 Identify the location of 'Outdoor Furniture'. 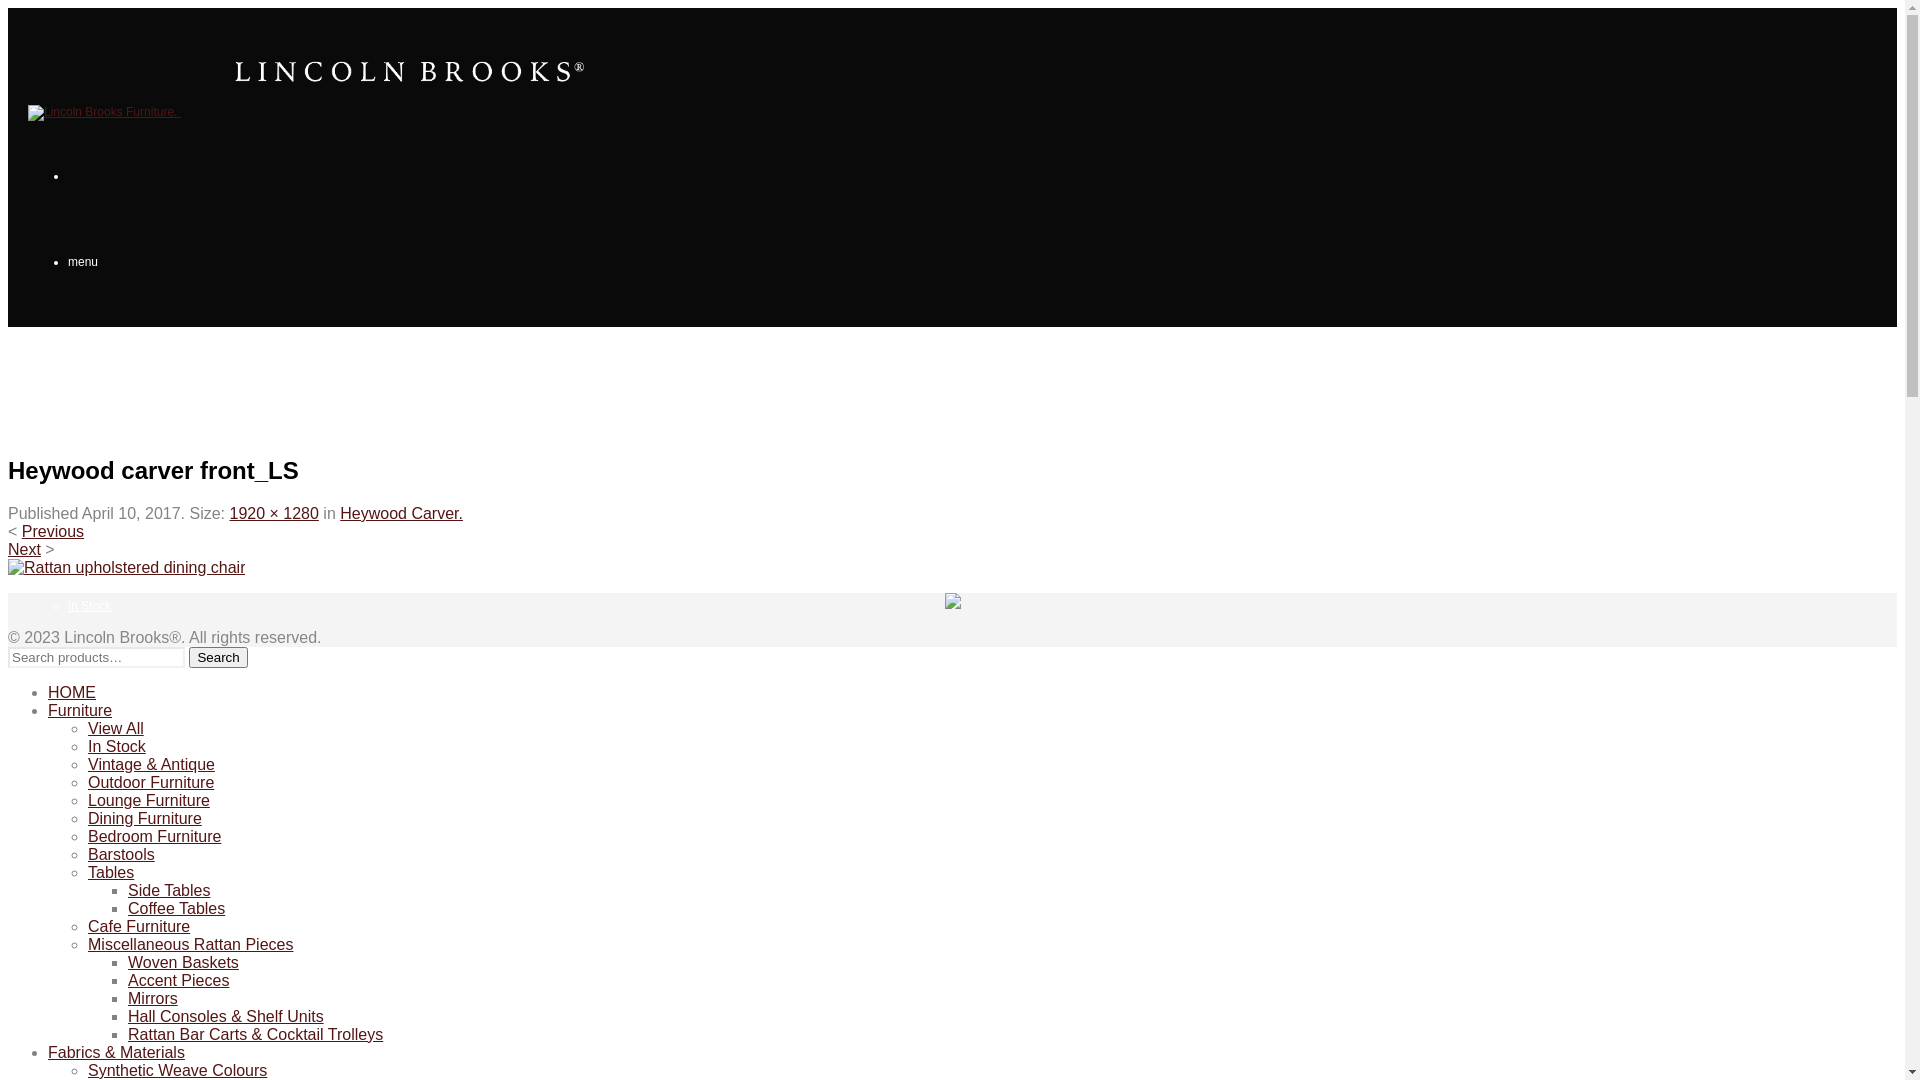
(149, 781).